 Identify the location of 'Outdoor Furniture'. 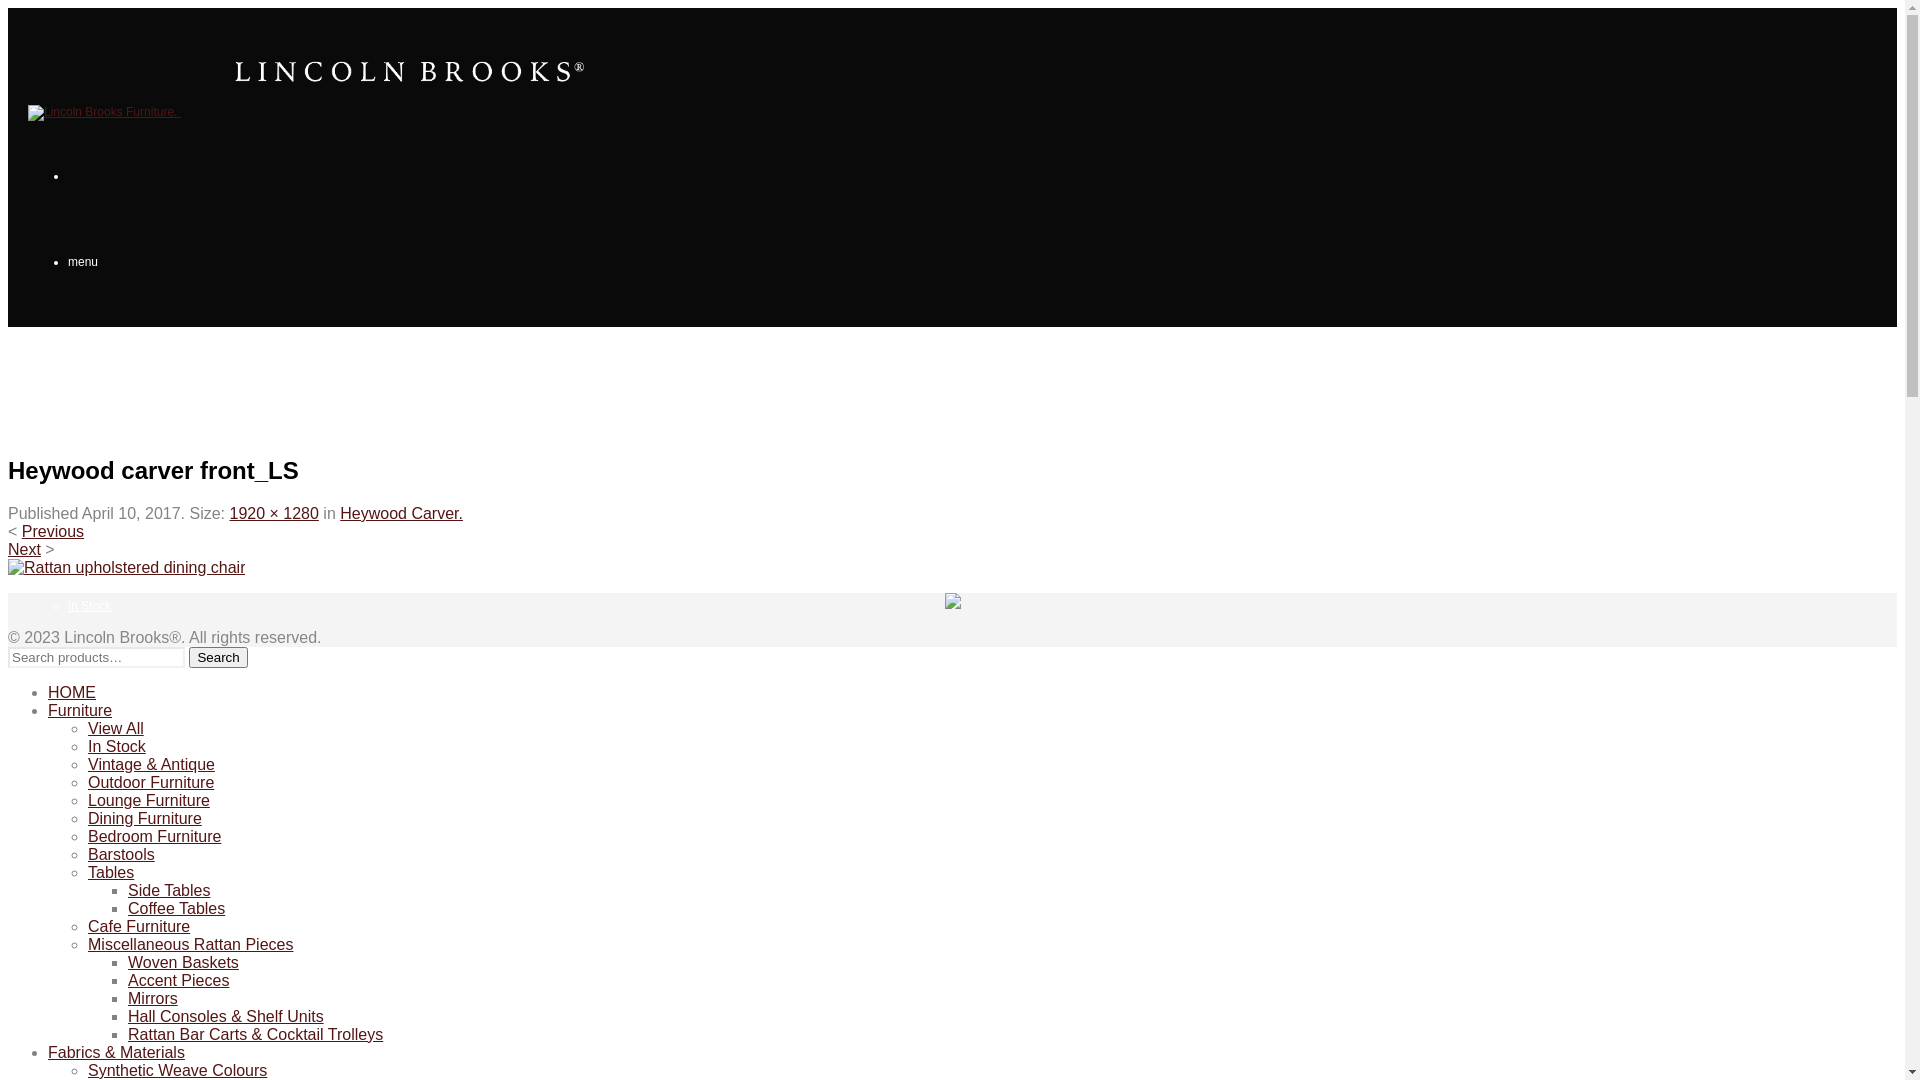
(149, 781).